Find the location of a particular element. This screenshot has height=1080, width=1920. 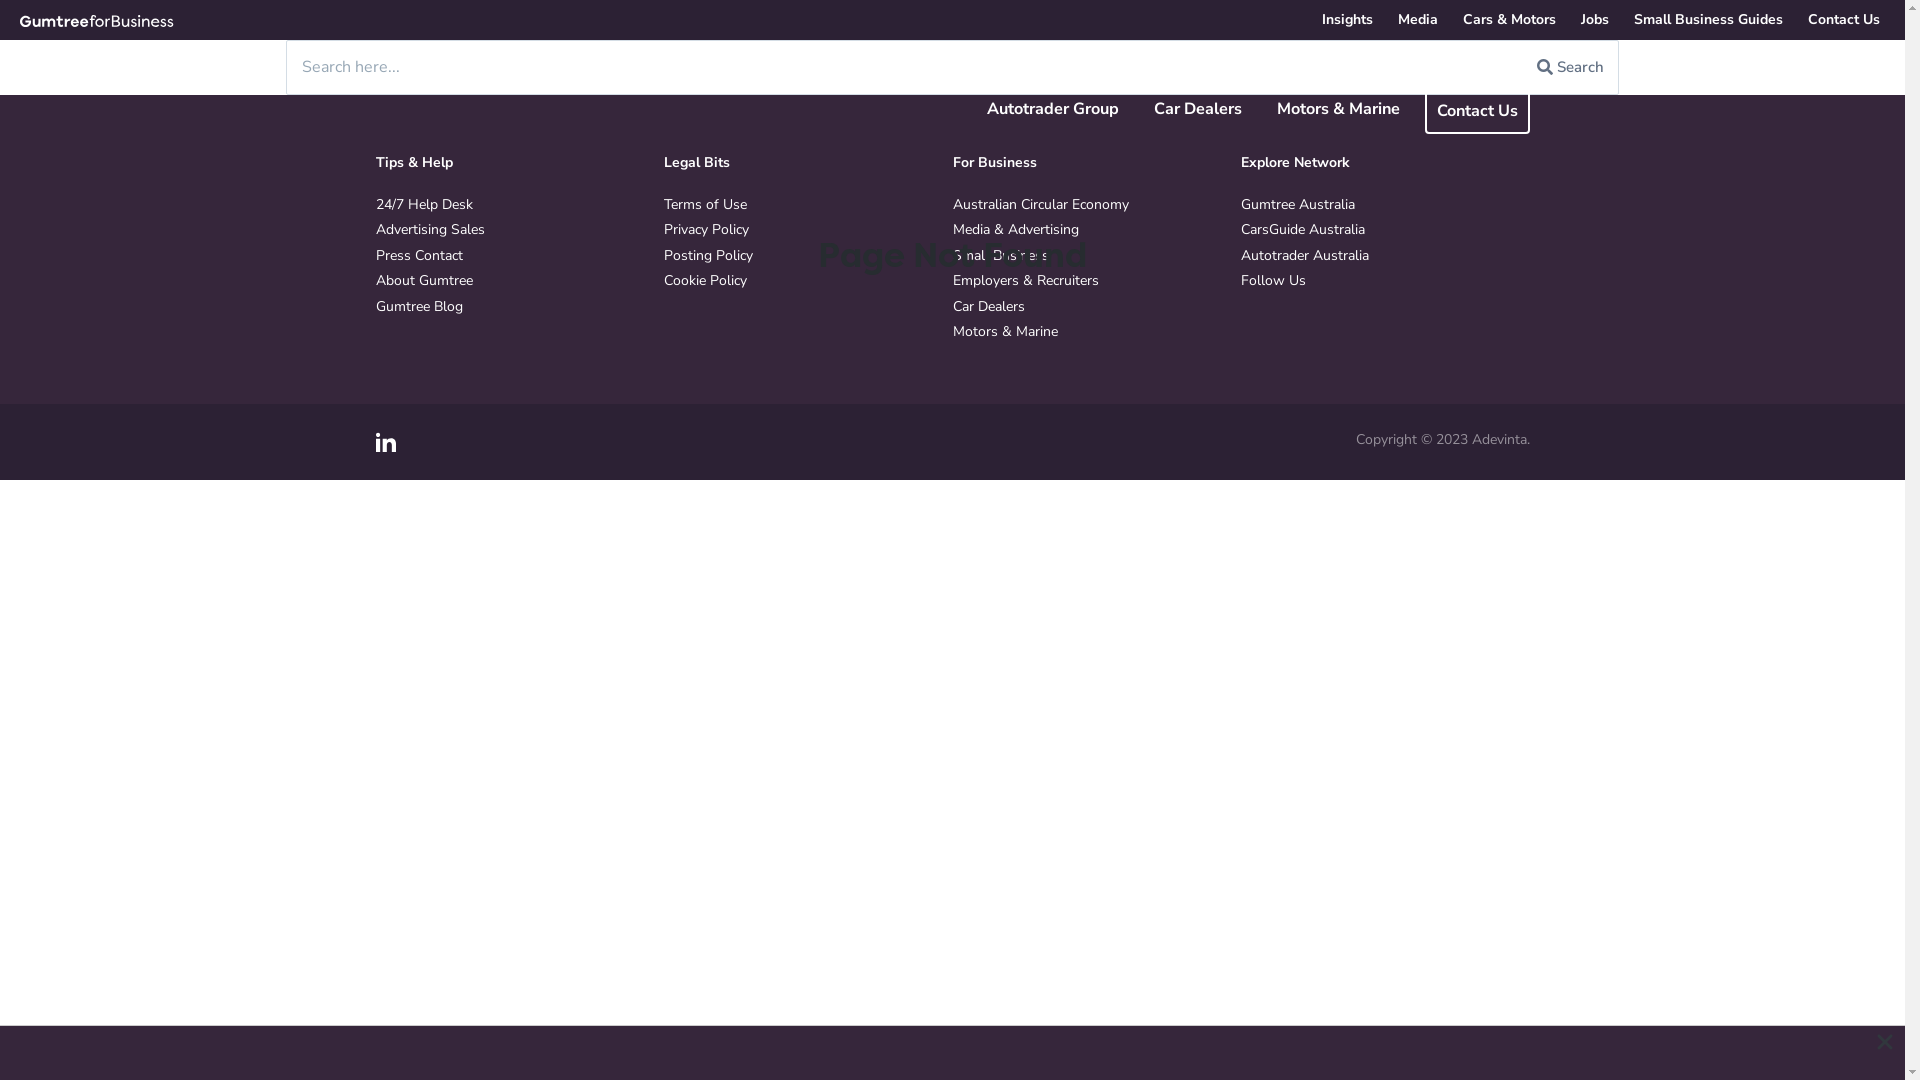

'Legal Bits' is located at coordinates (803, 161).